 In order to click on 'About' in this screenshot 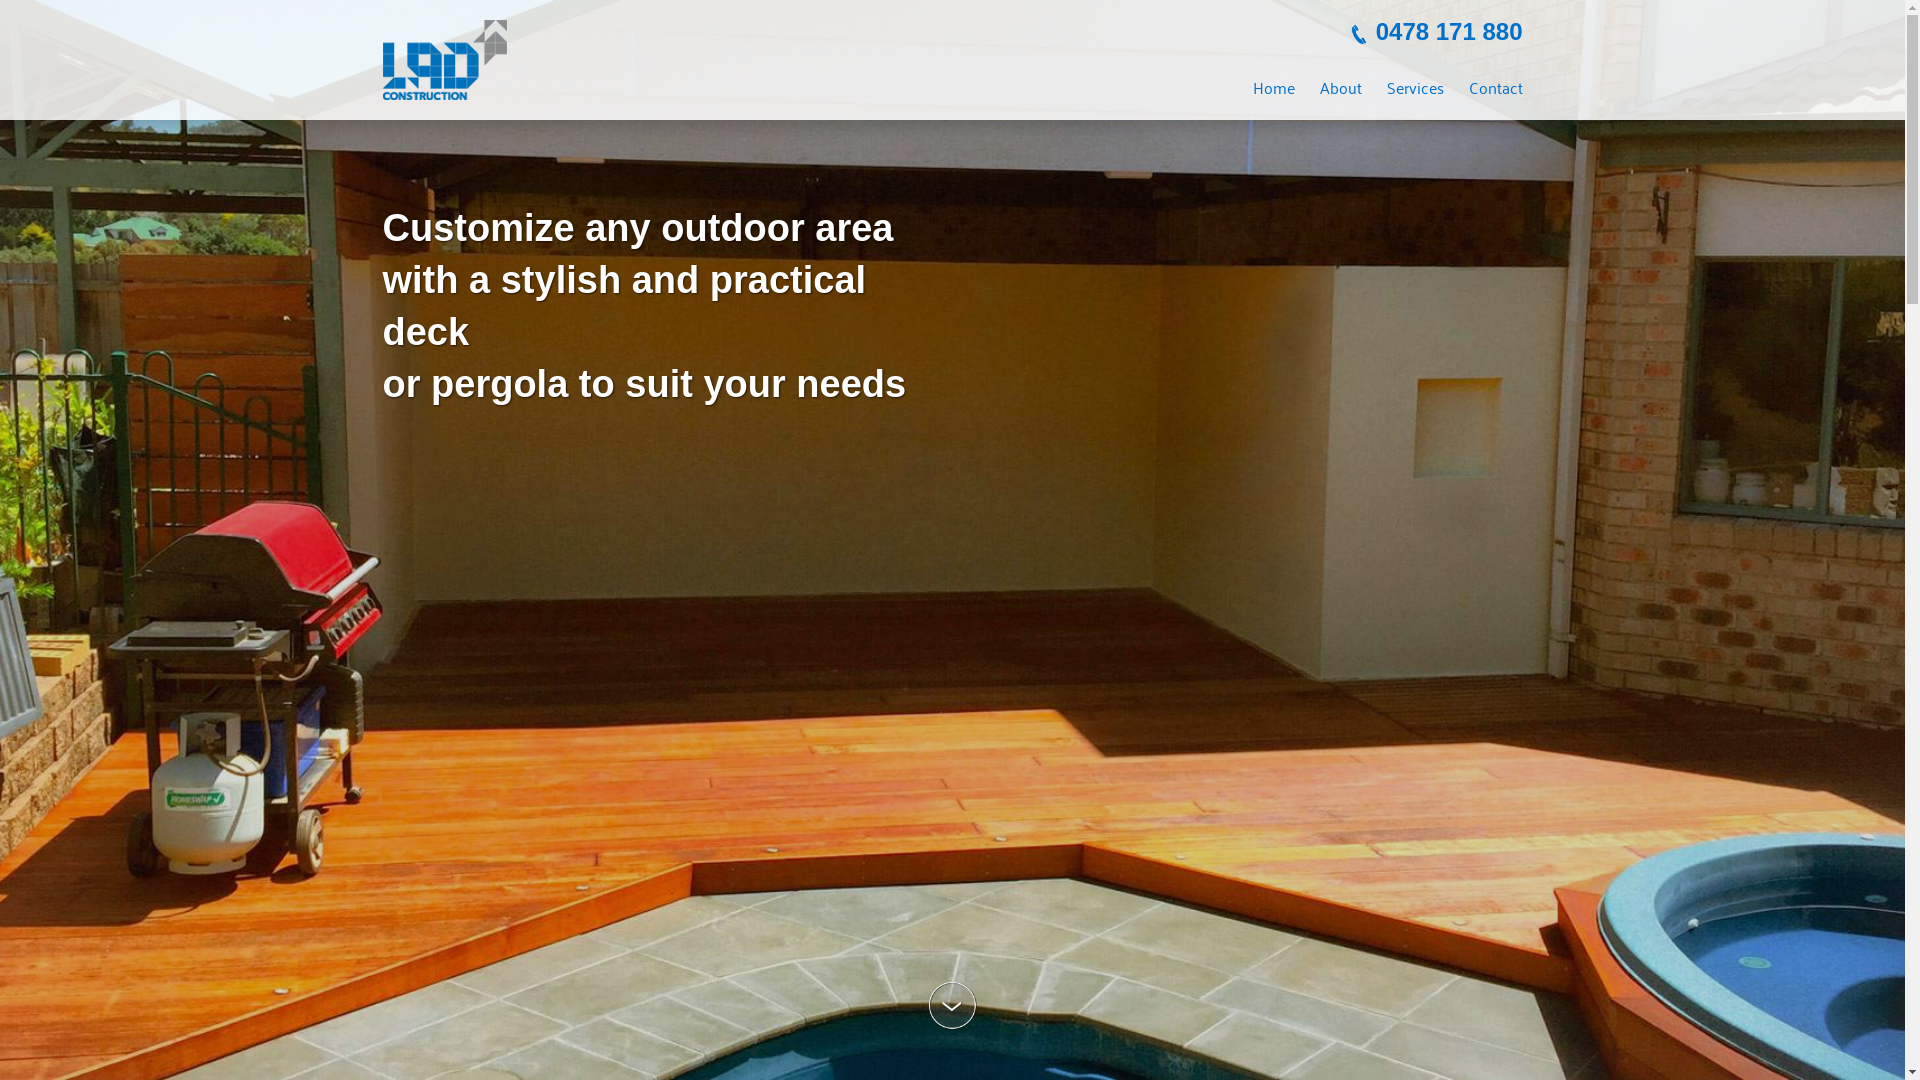, I will do `click(1340, 86)`.